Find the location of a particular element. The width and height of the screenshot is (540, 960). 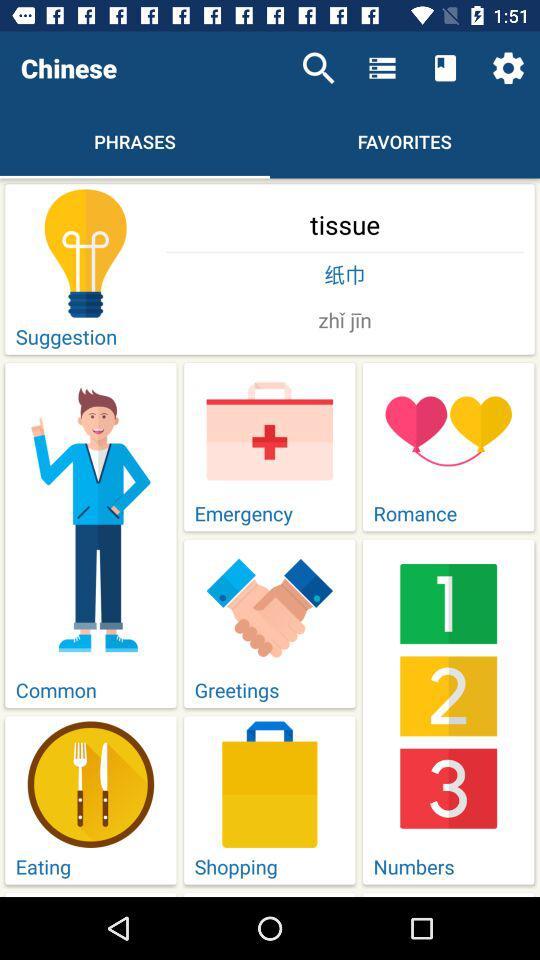

item above the tissue item is located at coordinates (318, 68).